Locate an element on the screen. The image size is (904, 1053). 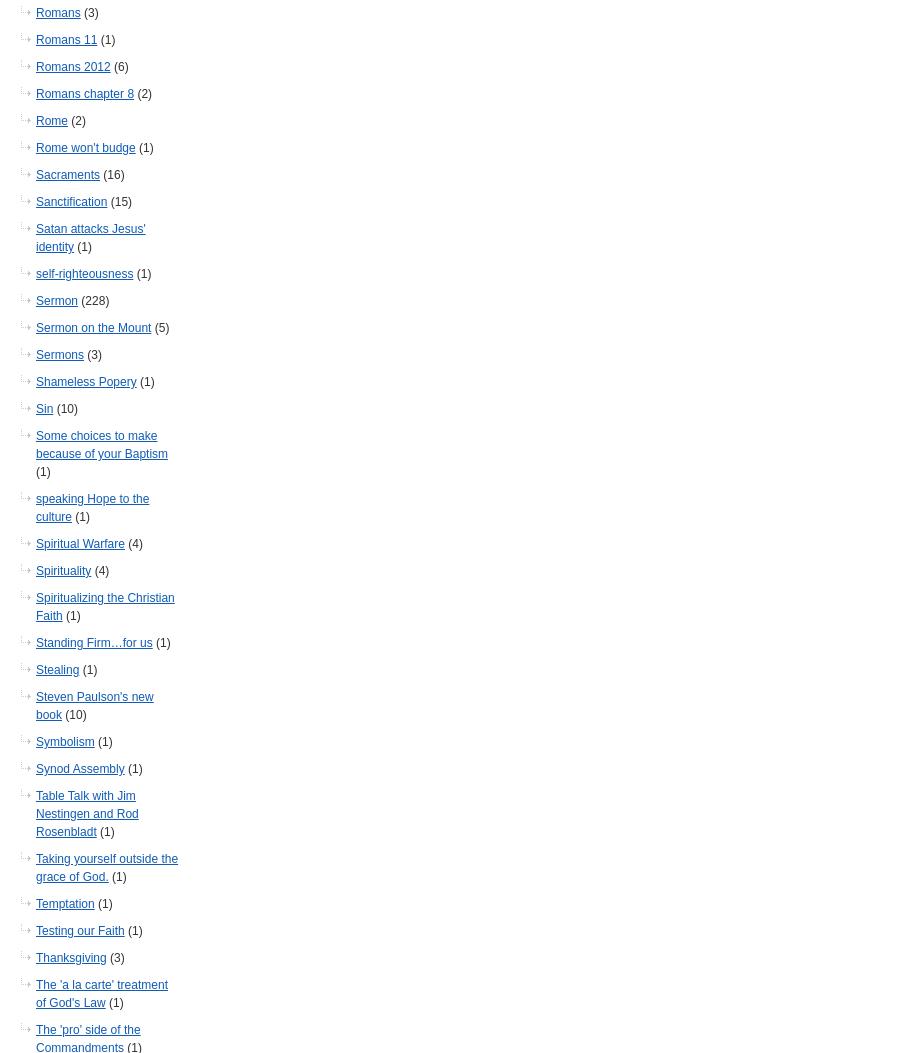
'Sanctification' is located at coordinates (71, 201).